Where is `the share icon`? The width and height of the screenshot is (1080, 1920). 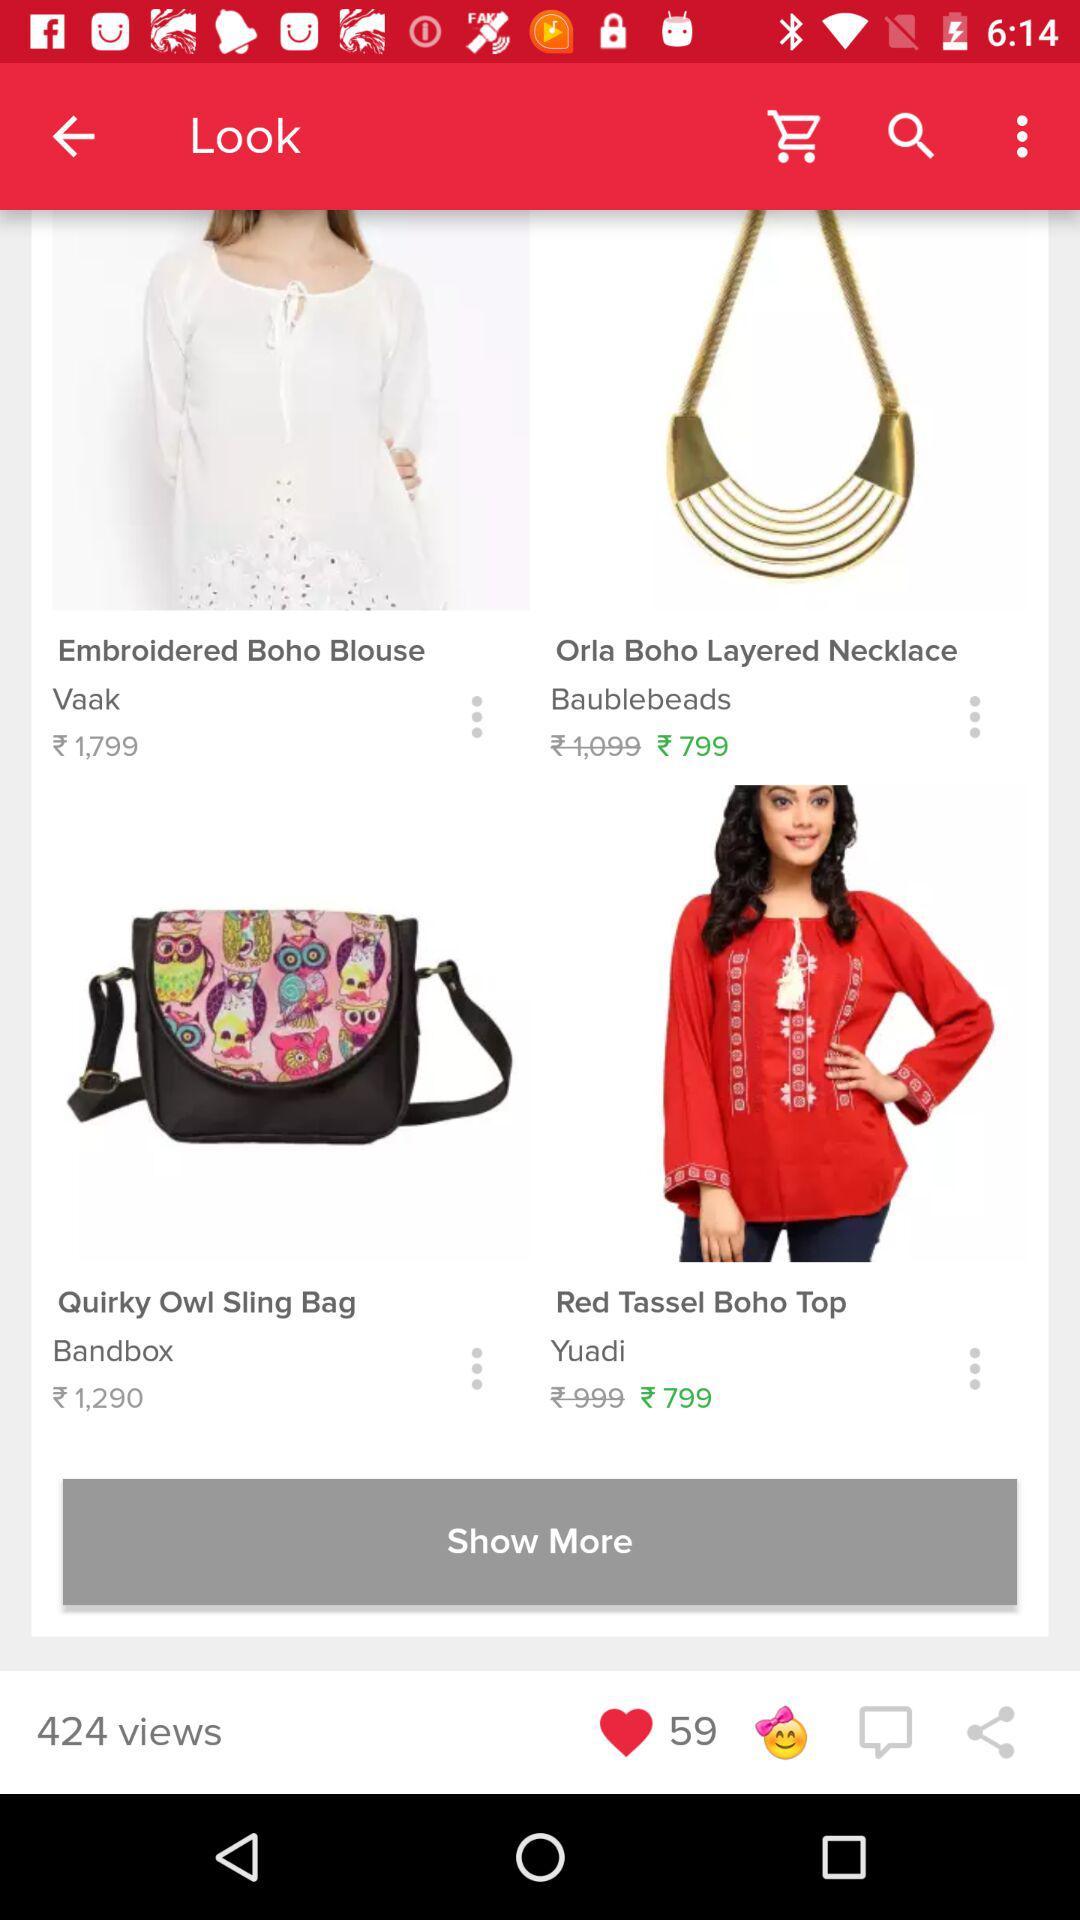
the share icon is located at coordinates (990, 1731).